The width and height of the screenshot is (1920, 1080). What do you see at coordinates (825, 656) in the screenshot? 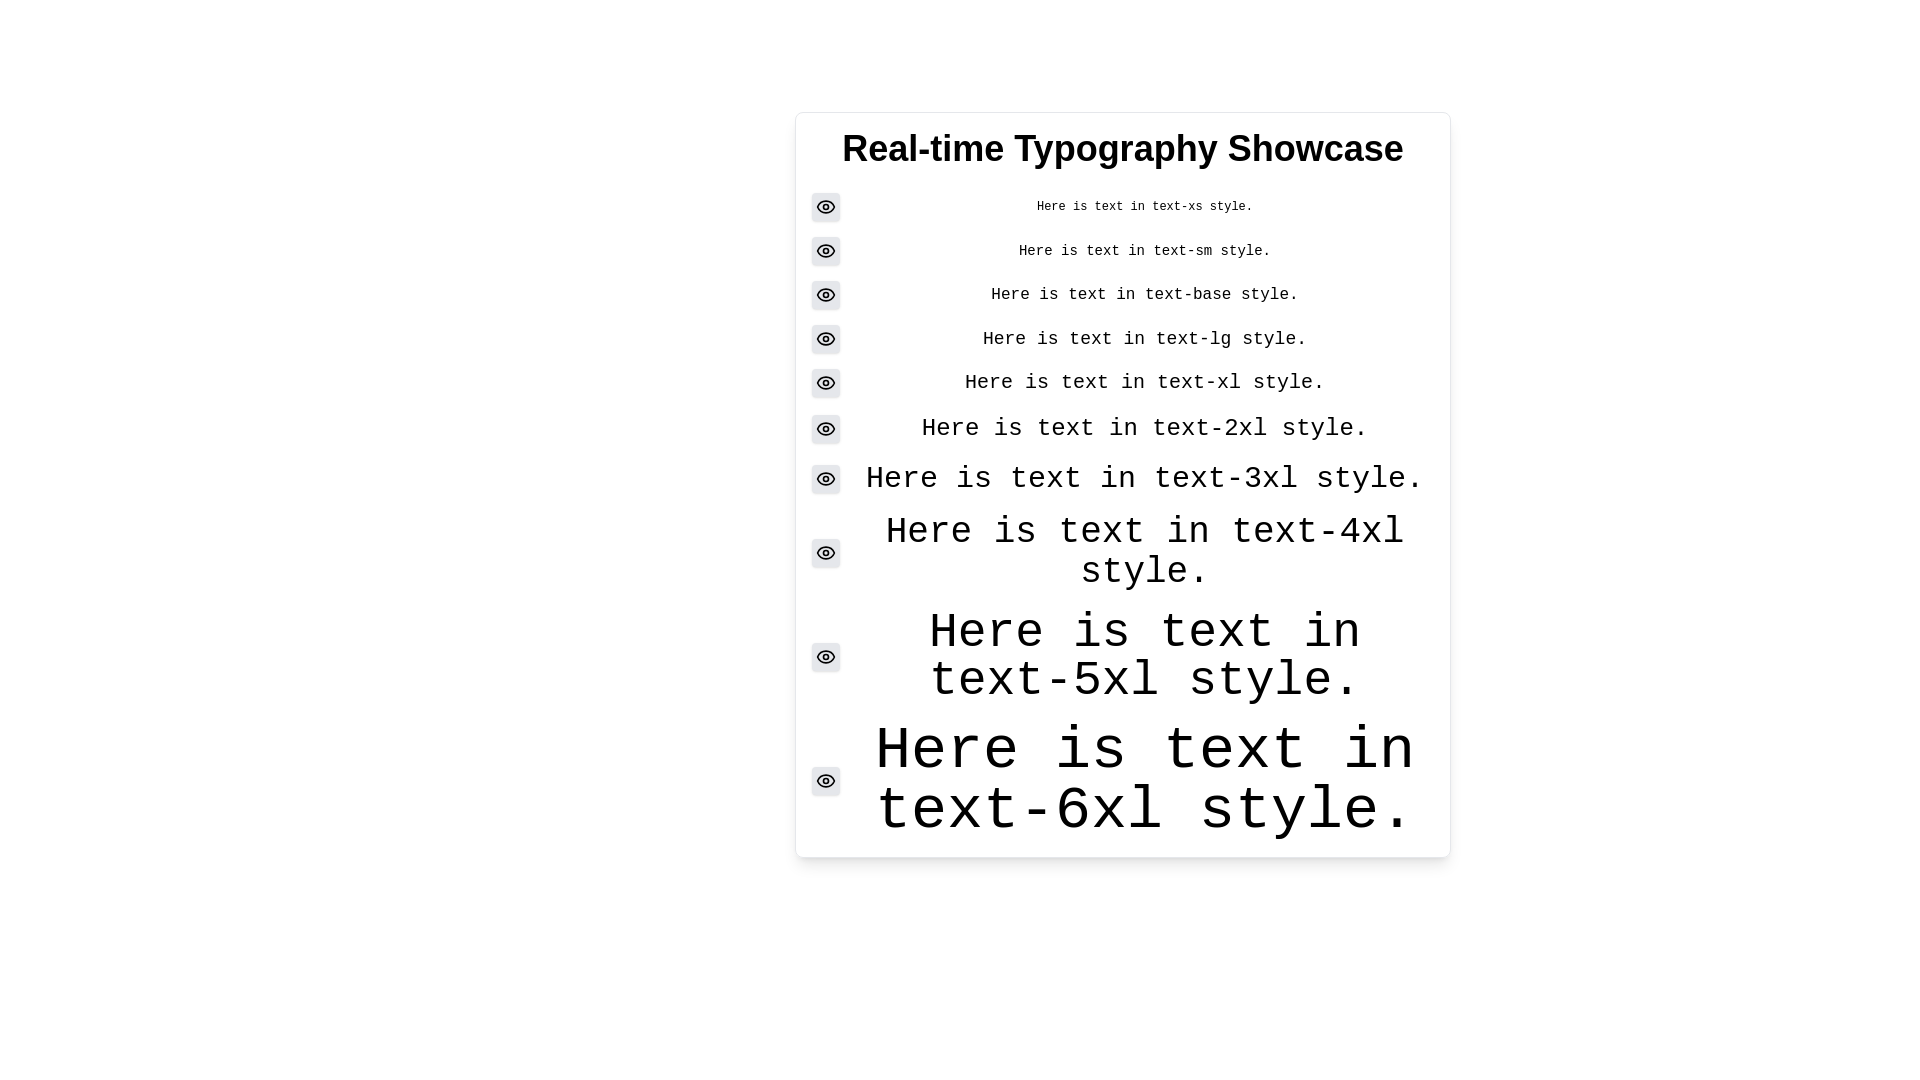
I see `the small black eye-shaped icon with a hollow circular center near the bottom section of the left sidebar` at bounding box center [825, 656].